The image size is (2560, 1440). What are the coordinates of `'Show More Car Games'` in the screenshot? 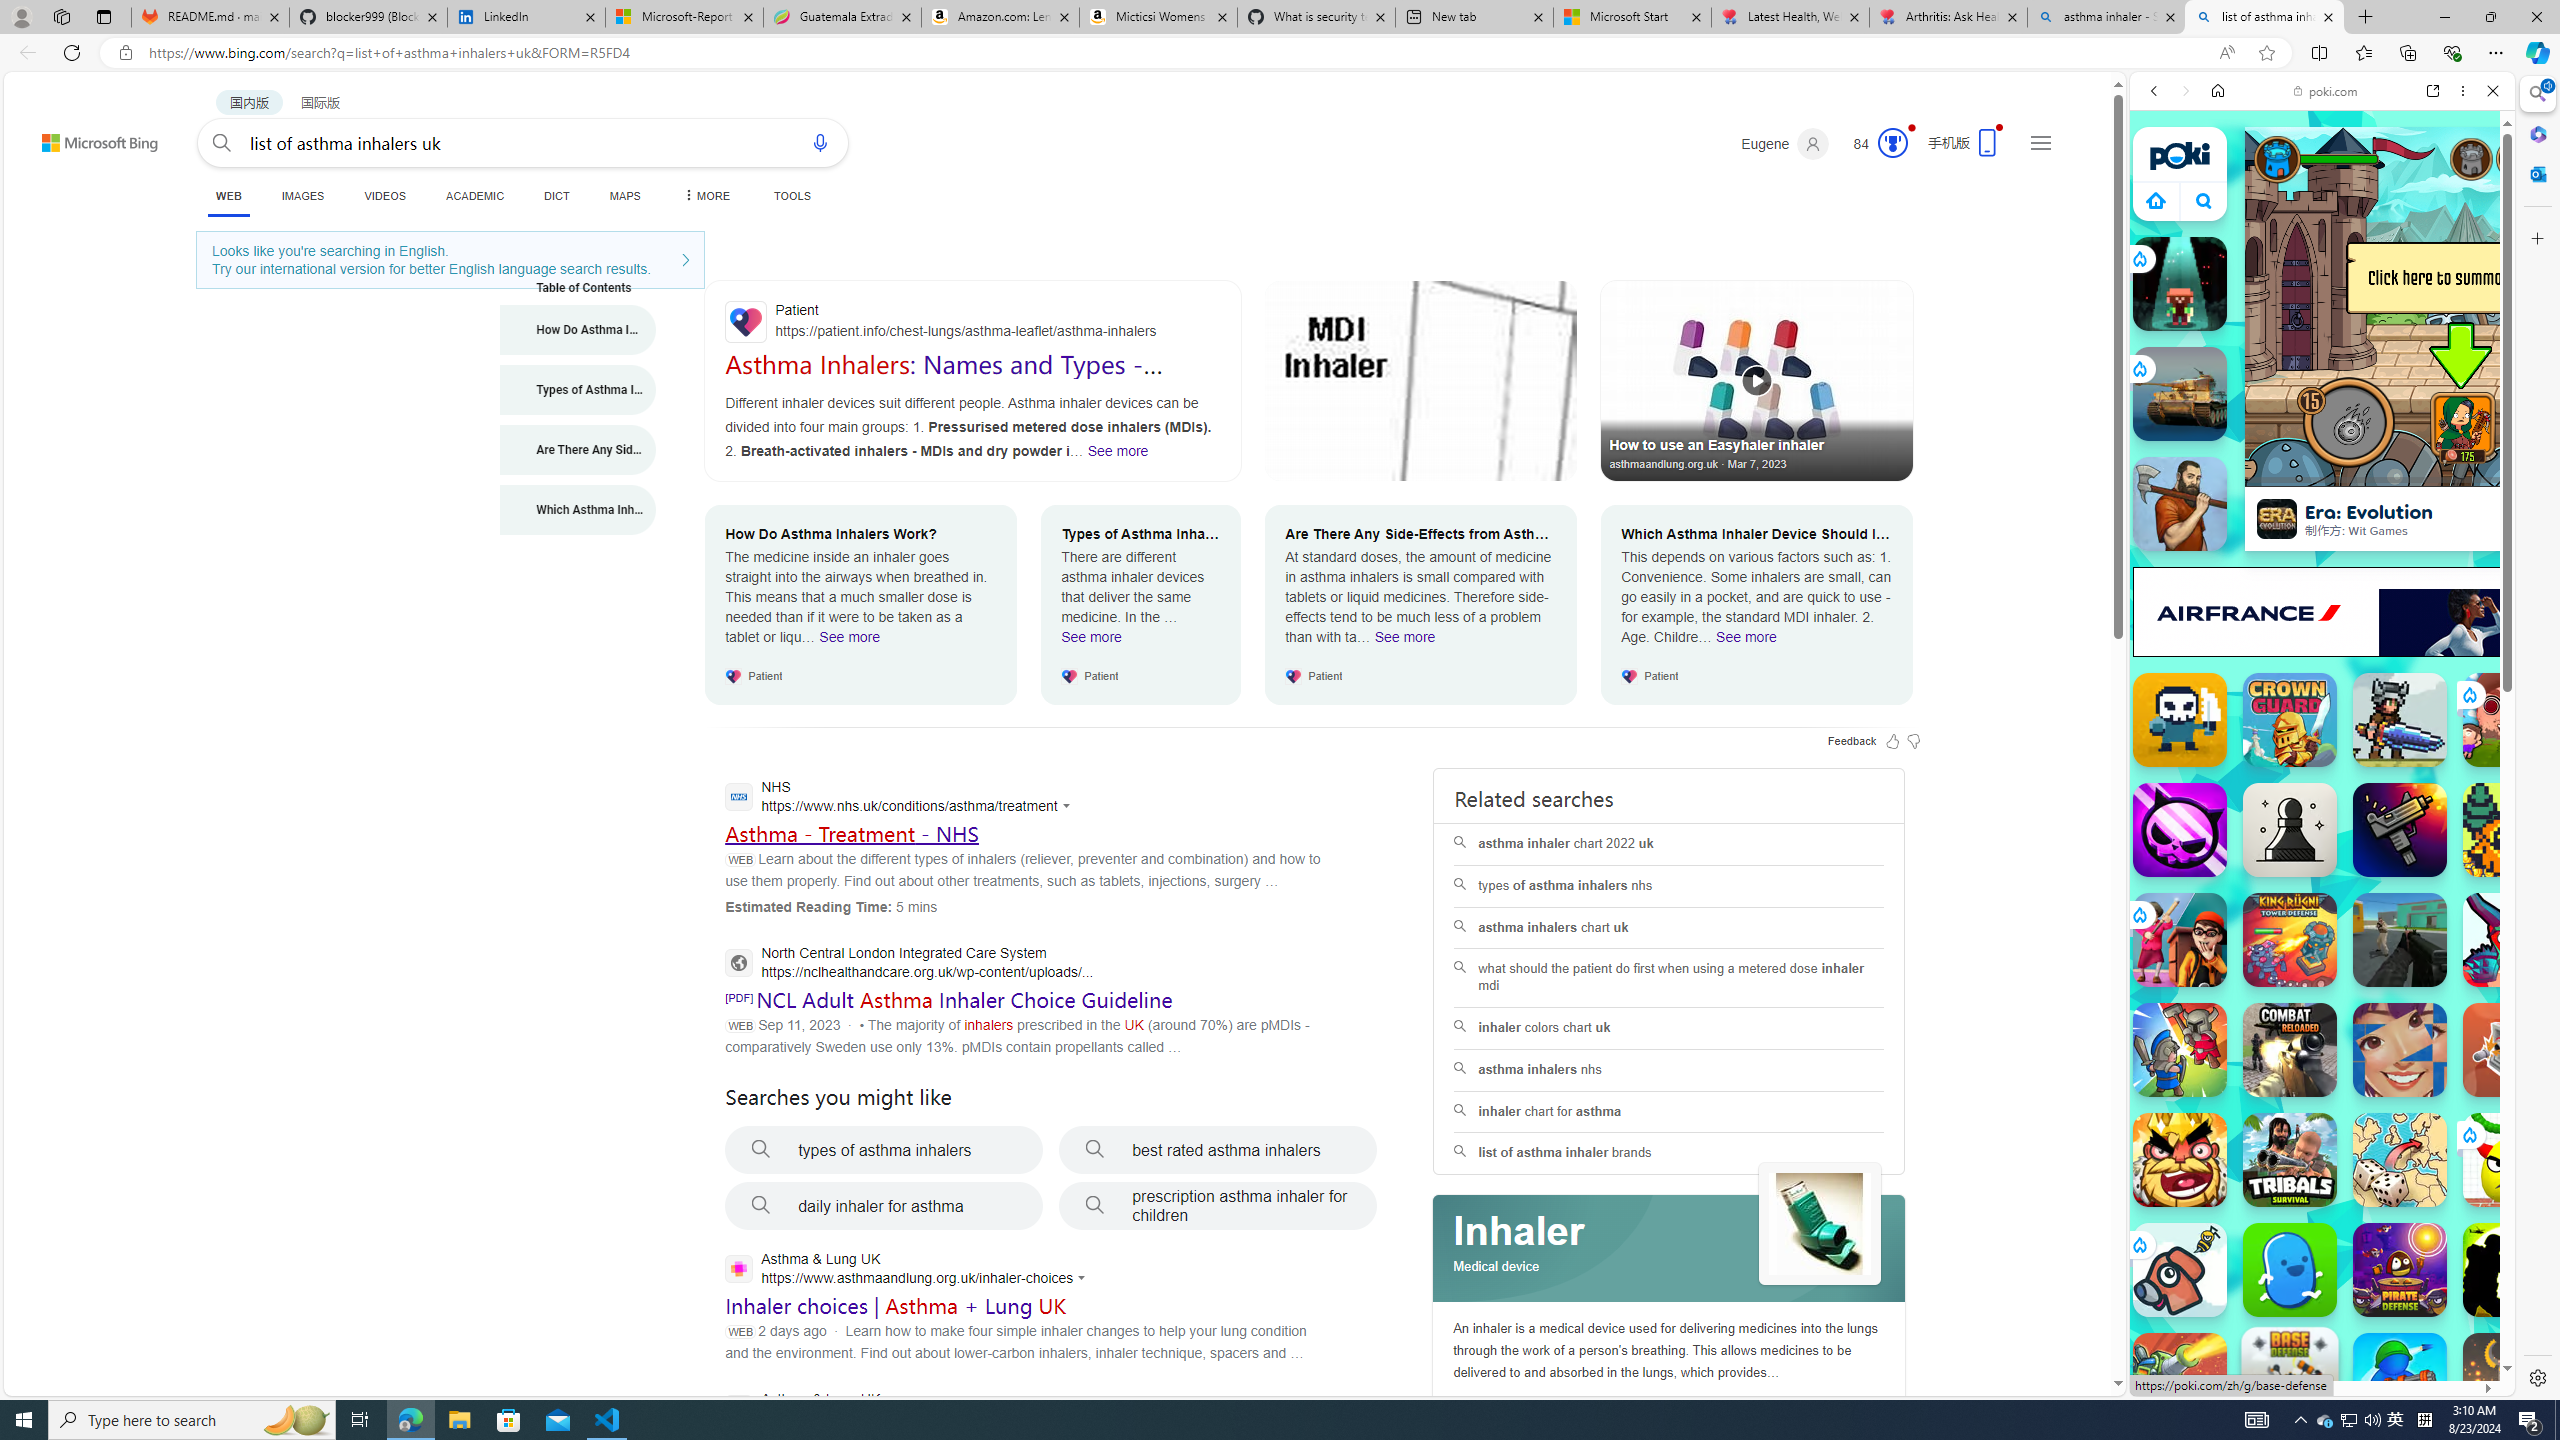 It's located at (2443, 471).